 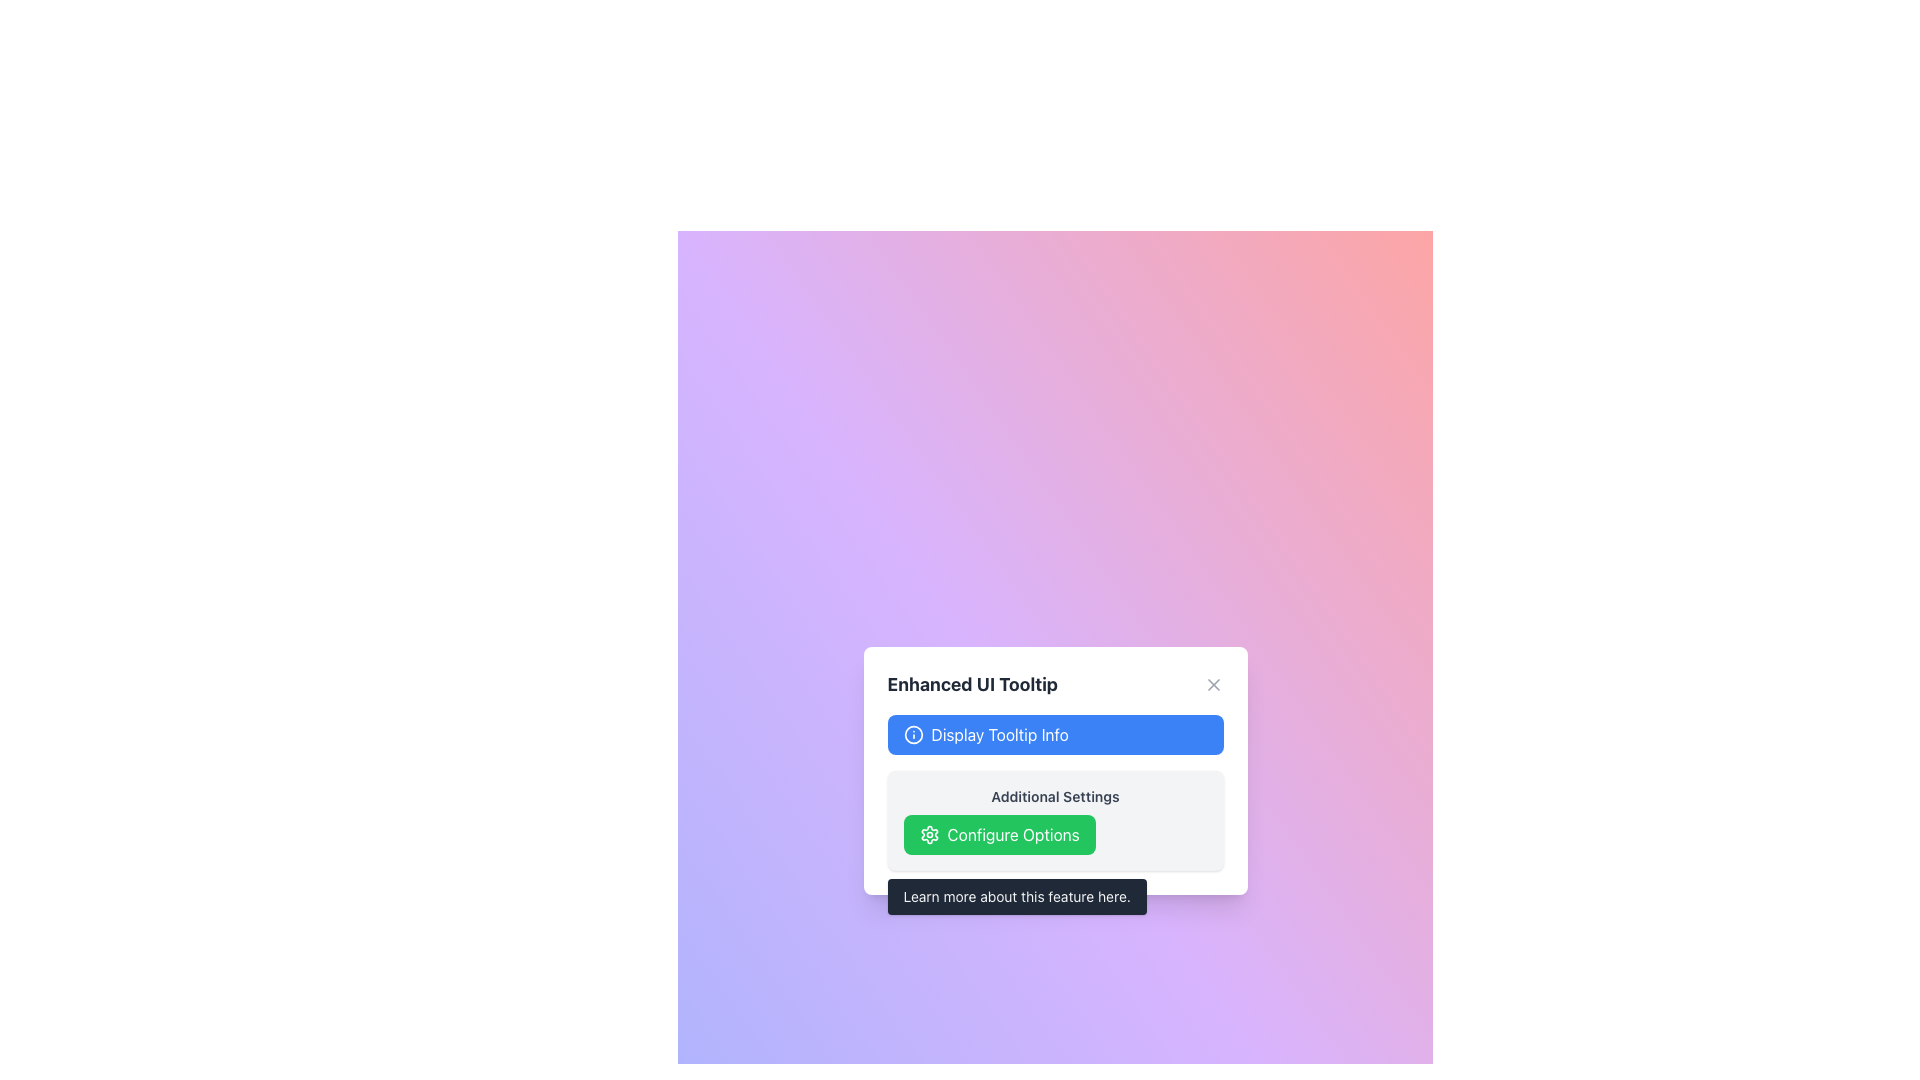 What do you see at coordinates (1054, 792) in the screenshot?
I see `the section titled 'Additional Settings' within the modal` at bounding box center [1054, 792].